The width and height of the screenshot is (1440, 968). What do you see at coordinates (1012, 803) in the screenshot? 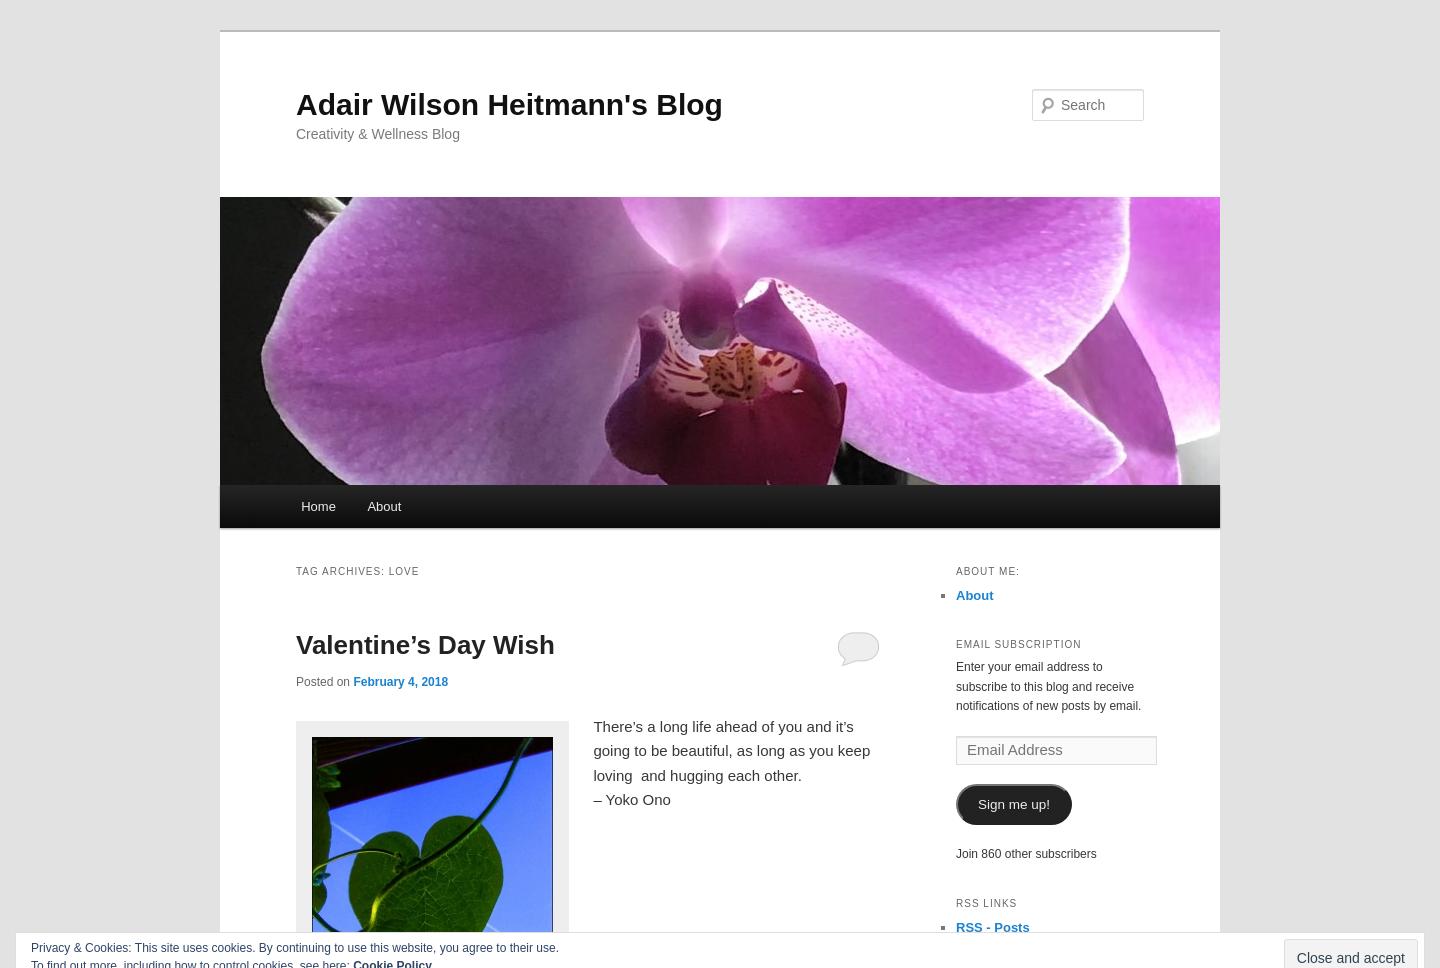
I see `'Sign me up!'` at bounding box center [1012, 803].